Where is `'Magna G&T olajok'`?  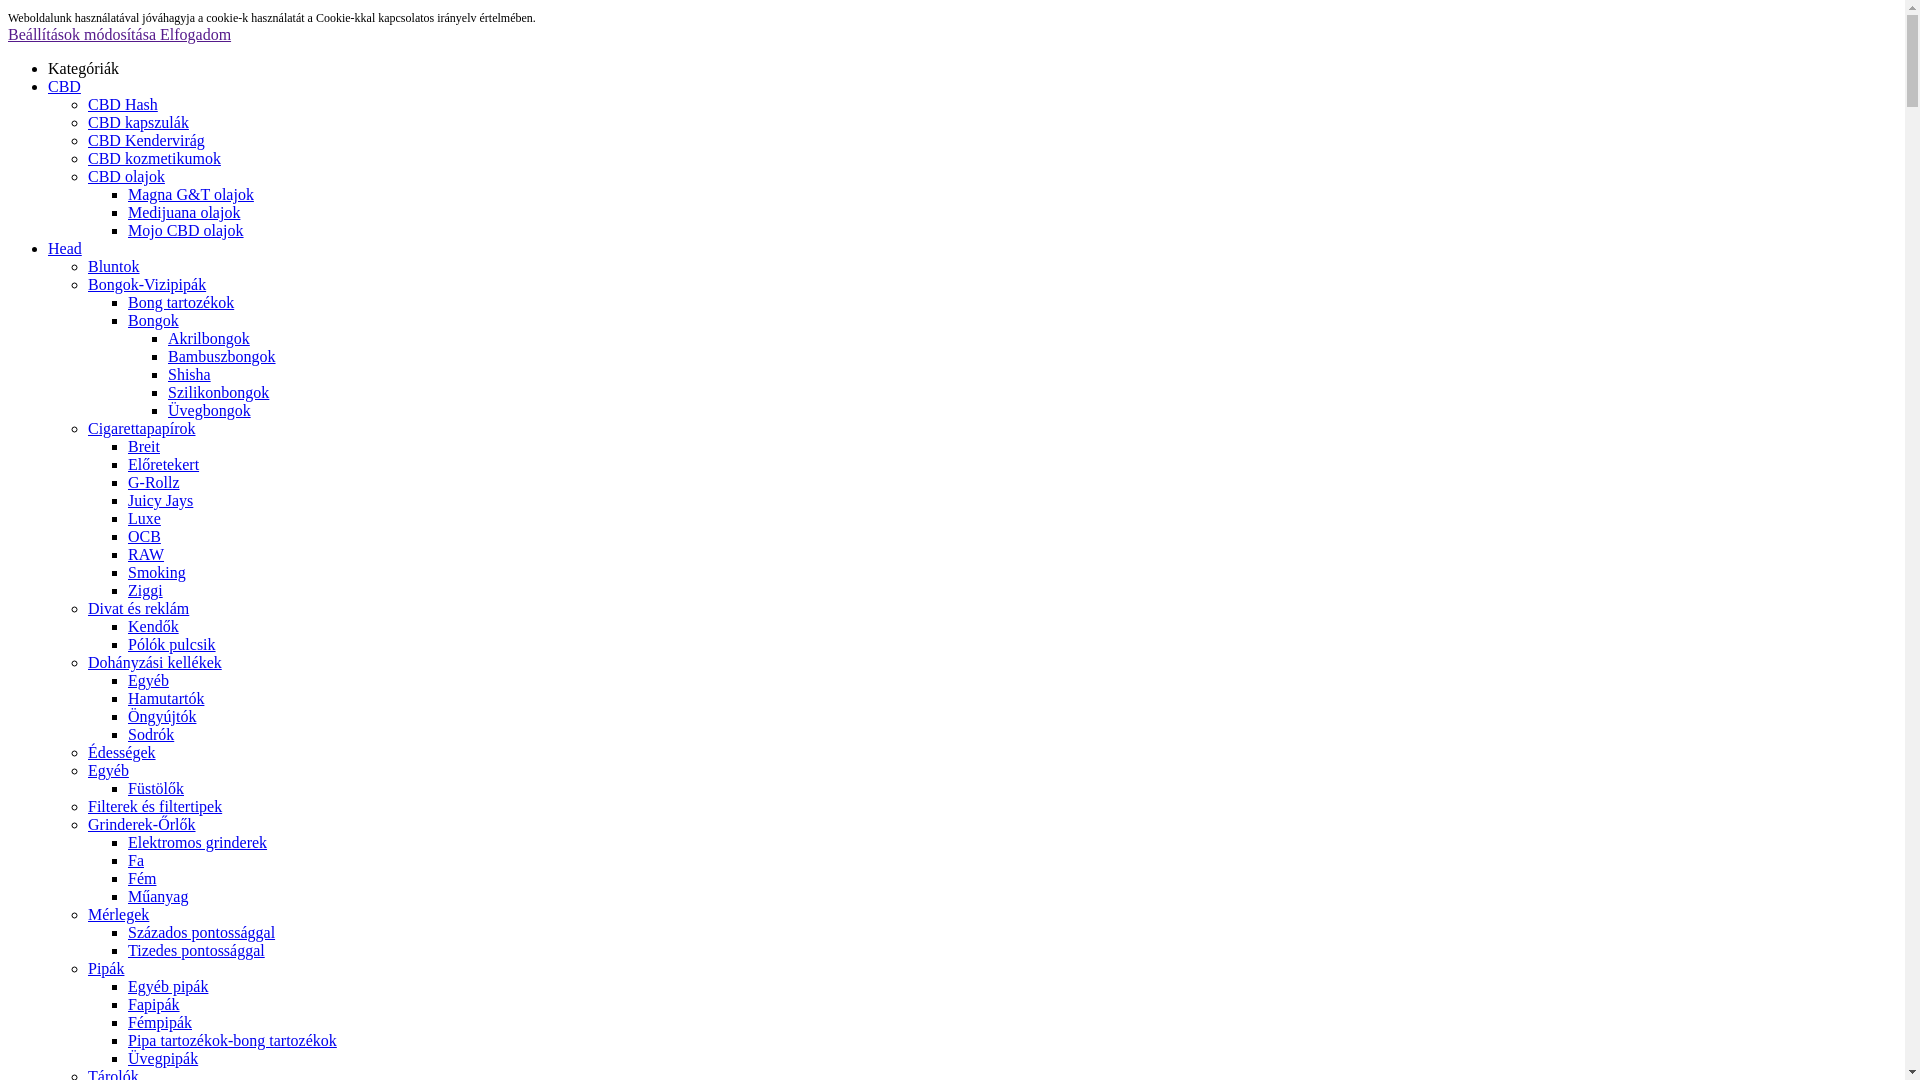
'Magna G&T olajok' is located at coordinates (191, 194).